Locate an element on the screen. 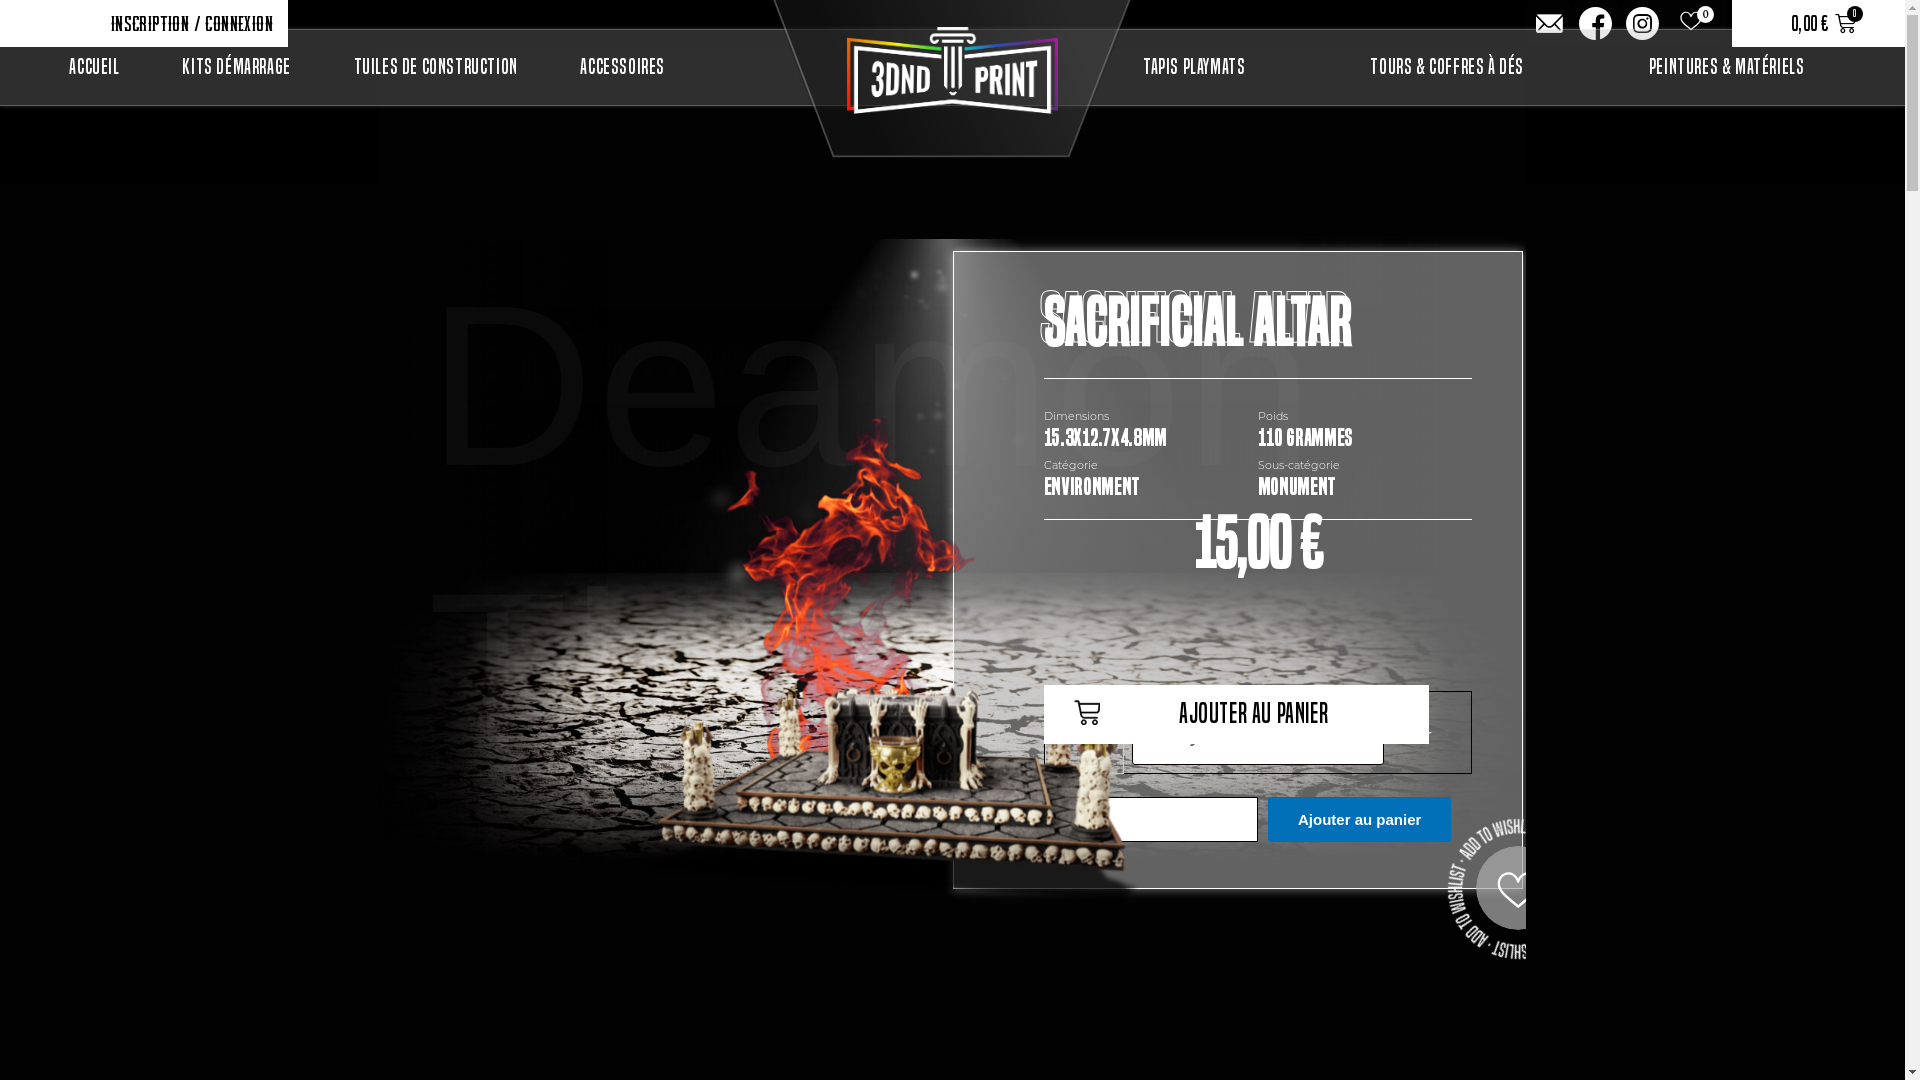 The width and height of the screenshot is (1920, 1080). 'Accessoires' is located at coordinates (621, 65).